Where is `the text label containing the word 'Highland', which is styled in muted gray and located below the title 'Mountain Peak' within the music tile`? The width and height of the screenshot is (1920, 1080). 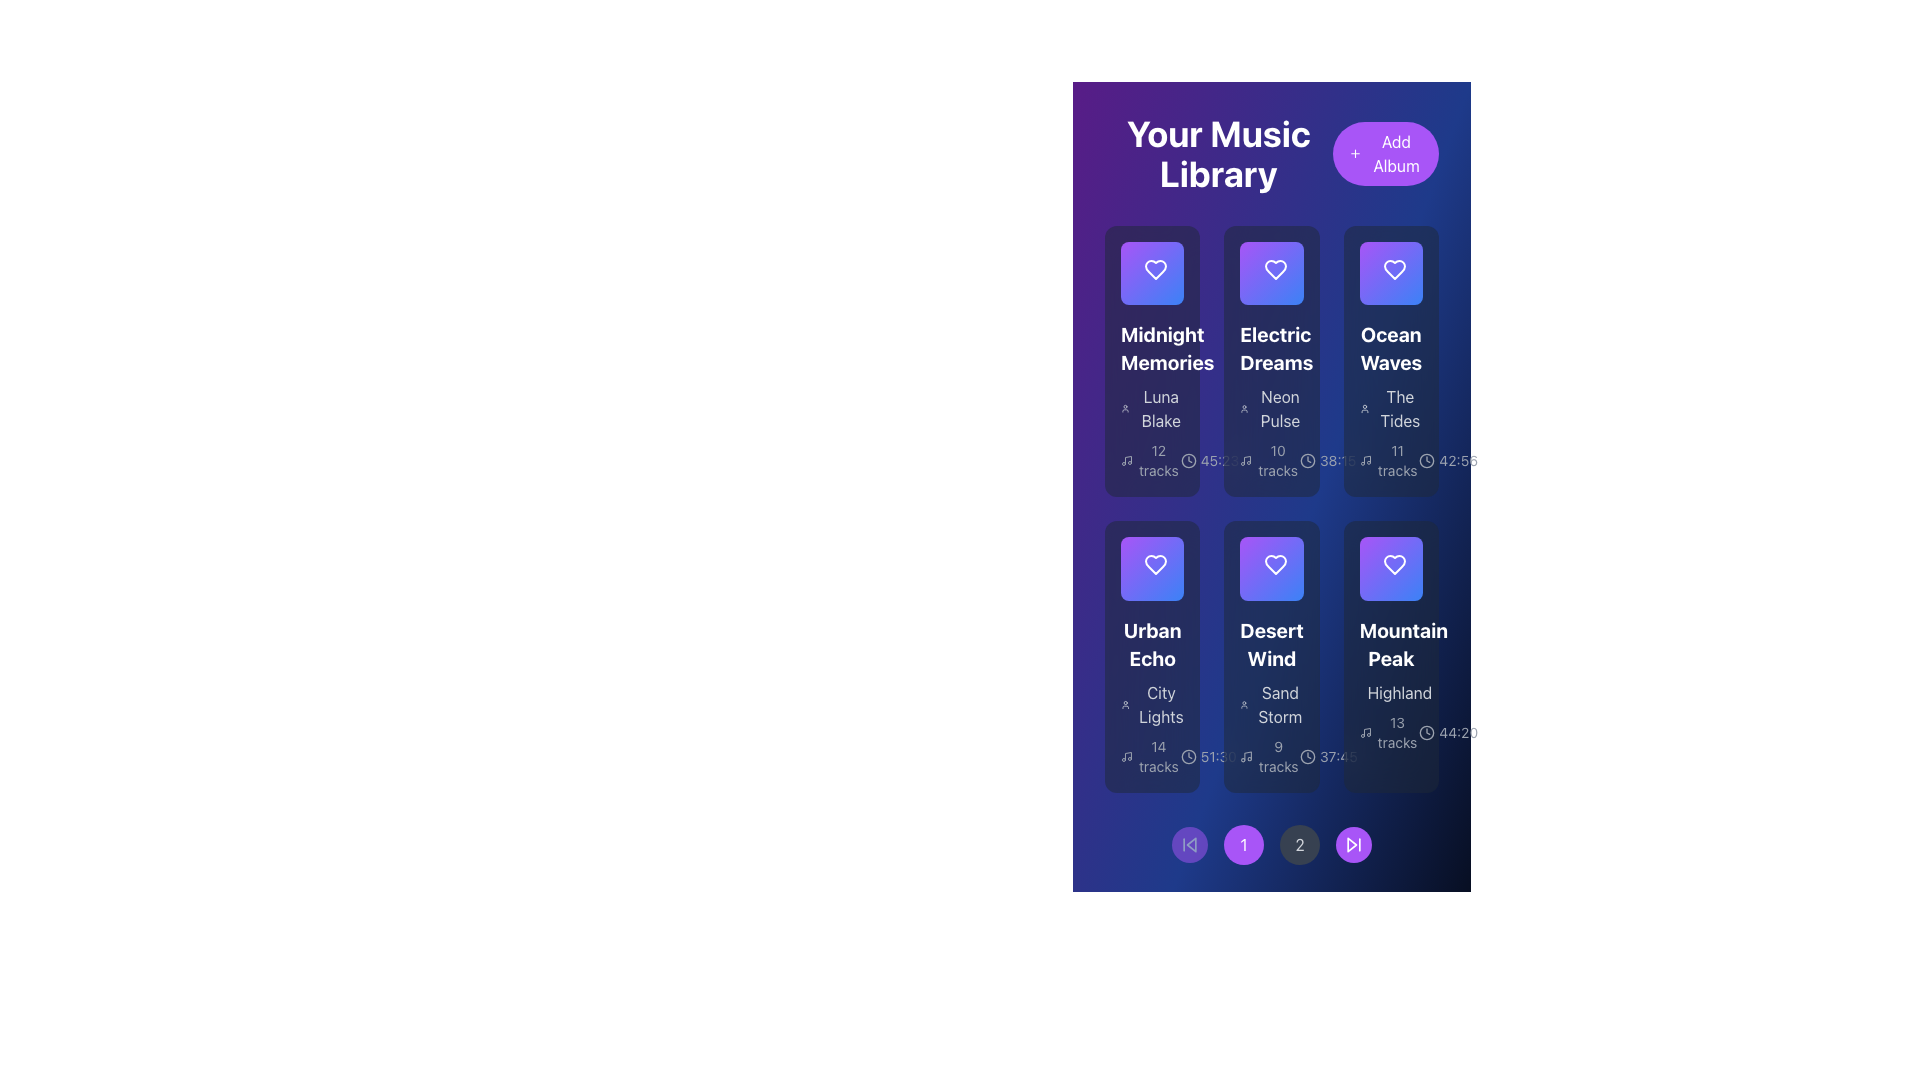
the text label containing the word 'Highland', which is styled in muted gray and located below the title 'Mountain Peak' within the music tile is located at coordinates (1390, 691).